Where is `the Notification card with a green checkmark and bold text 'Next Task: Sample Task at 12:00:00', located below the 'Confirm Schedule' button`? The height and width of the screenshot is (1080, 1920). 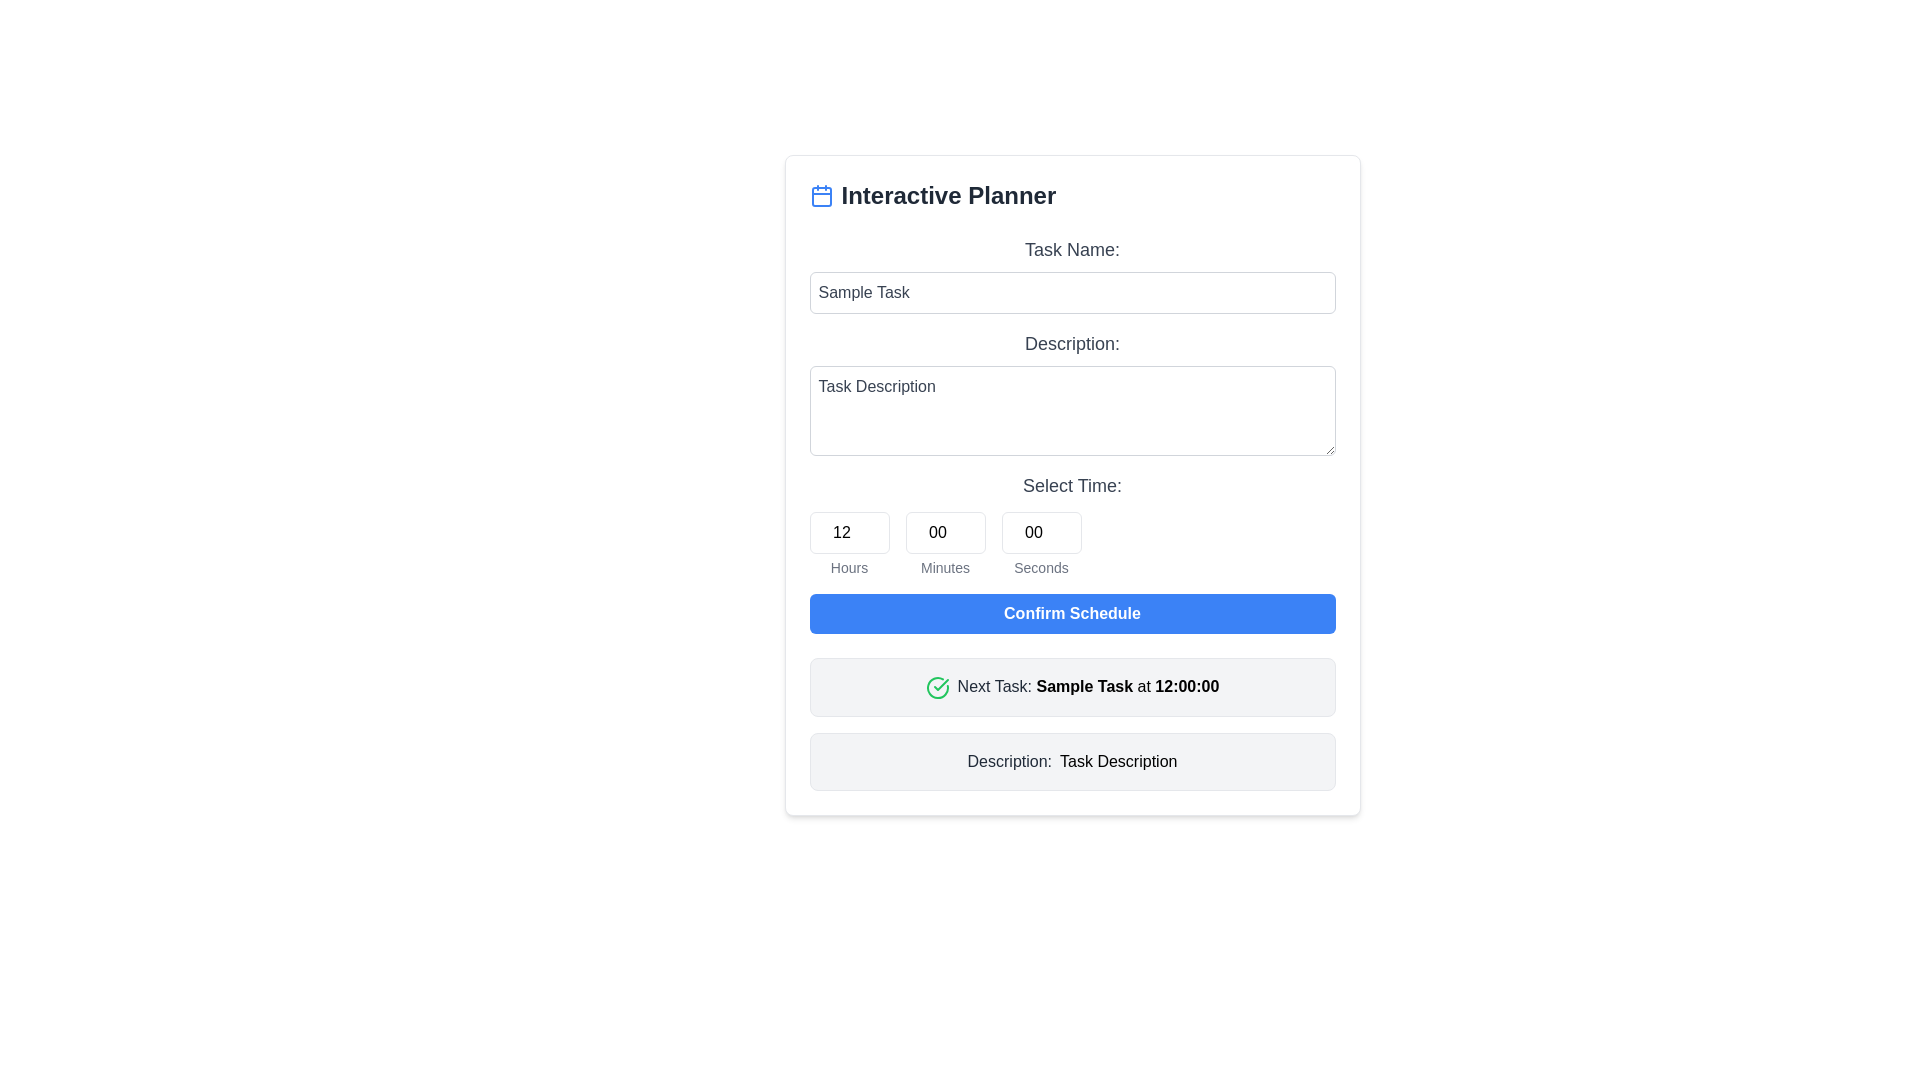 the Notification card with a green checkmark and bold text 'Next Task: Sample Task at 12:00:00', located below the 'Confirm Schedule' button is located at coordinates (1071, 686).